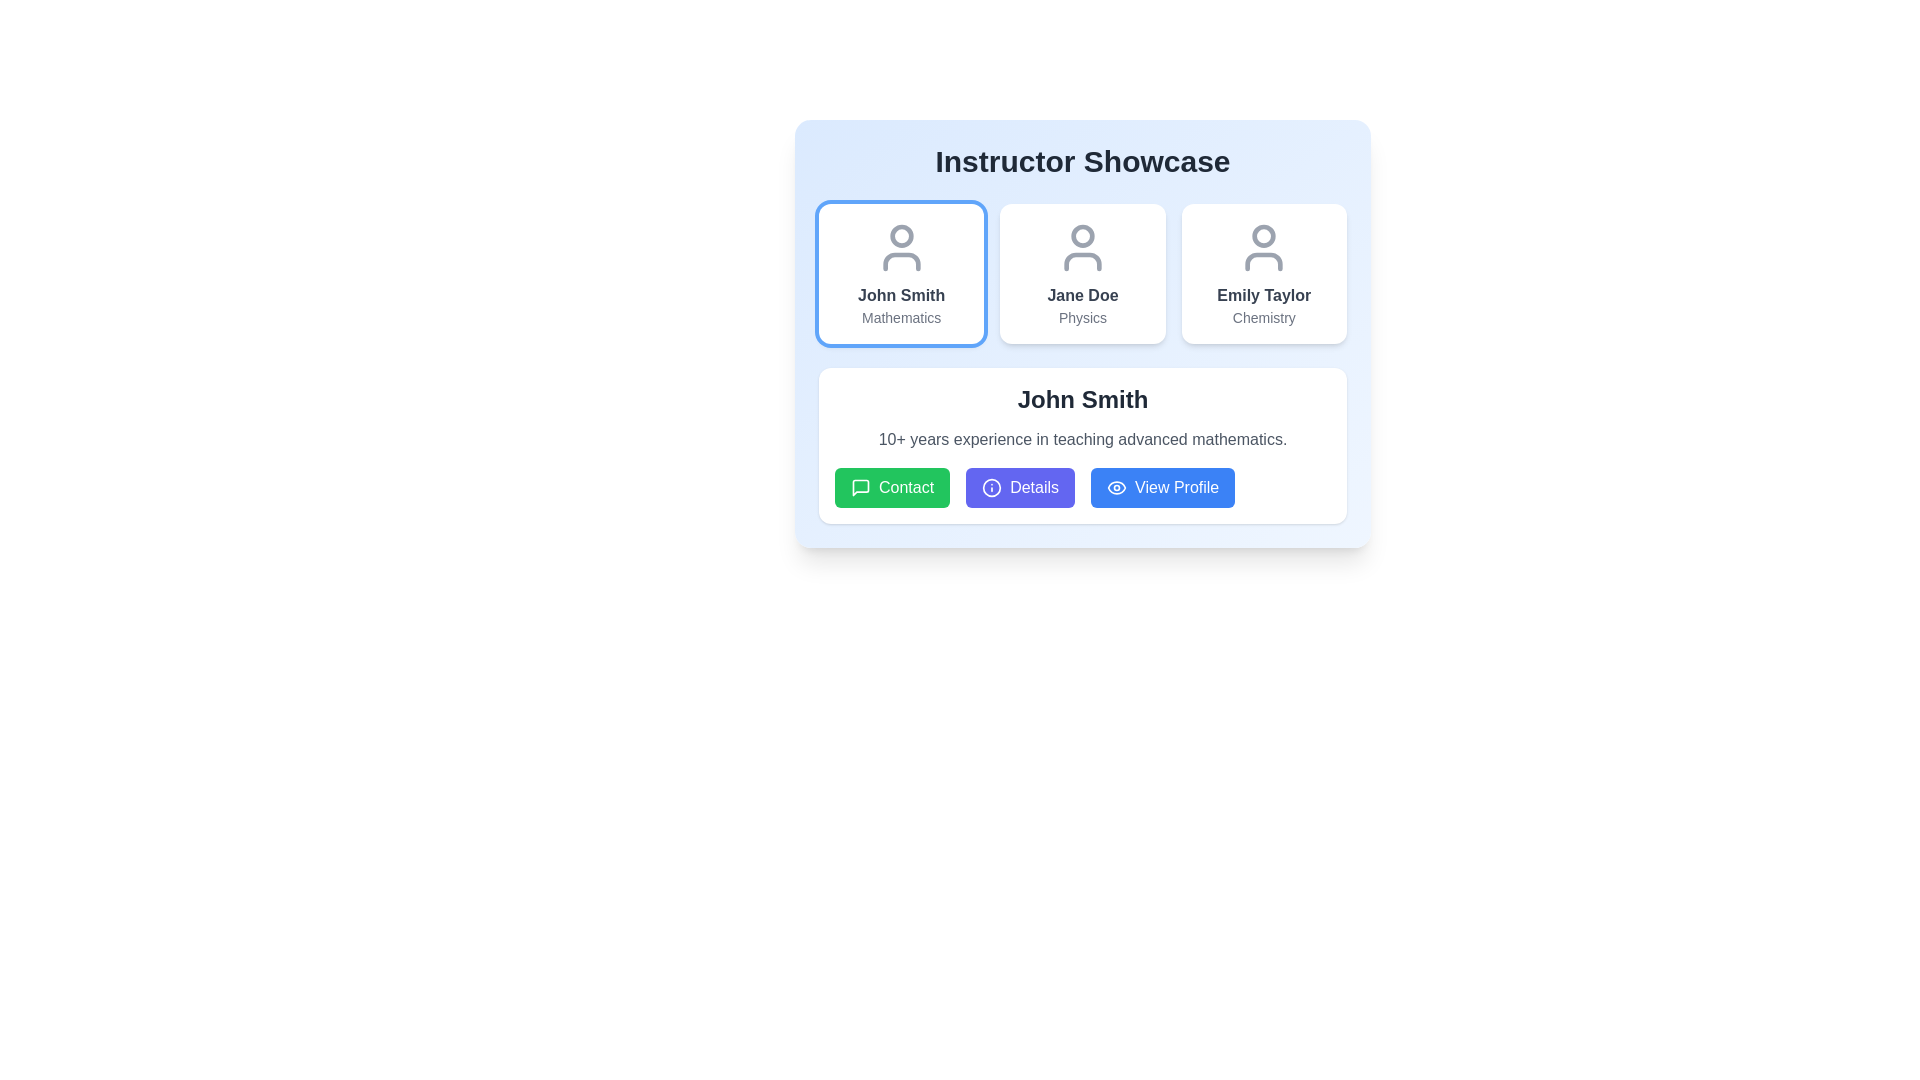 Image resolution: width=1920 pixels, height=1080 pixels. I want to click on text content of the label displaying 'Emily Taylor', which identifies the associated person in the card positioned centrally below the user icon and above the descriptor 'Chemistry', so click(1263, 296).